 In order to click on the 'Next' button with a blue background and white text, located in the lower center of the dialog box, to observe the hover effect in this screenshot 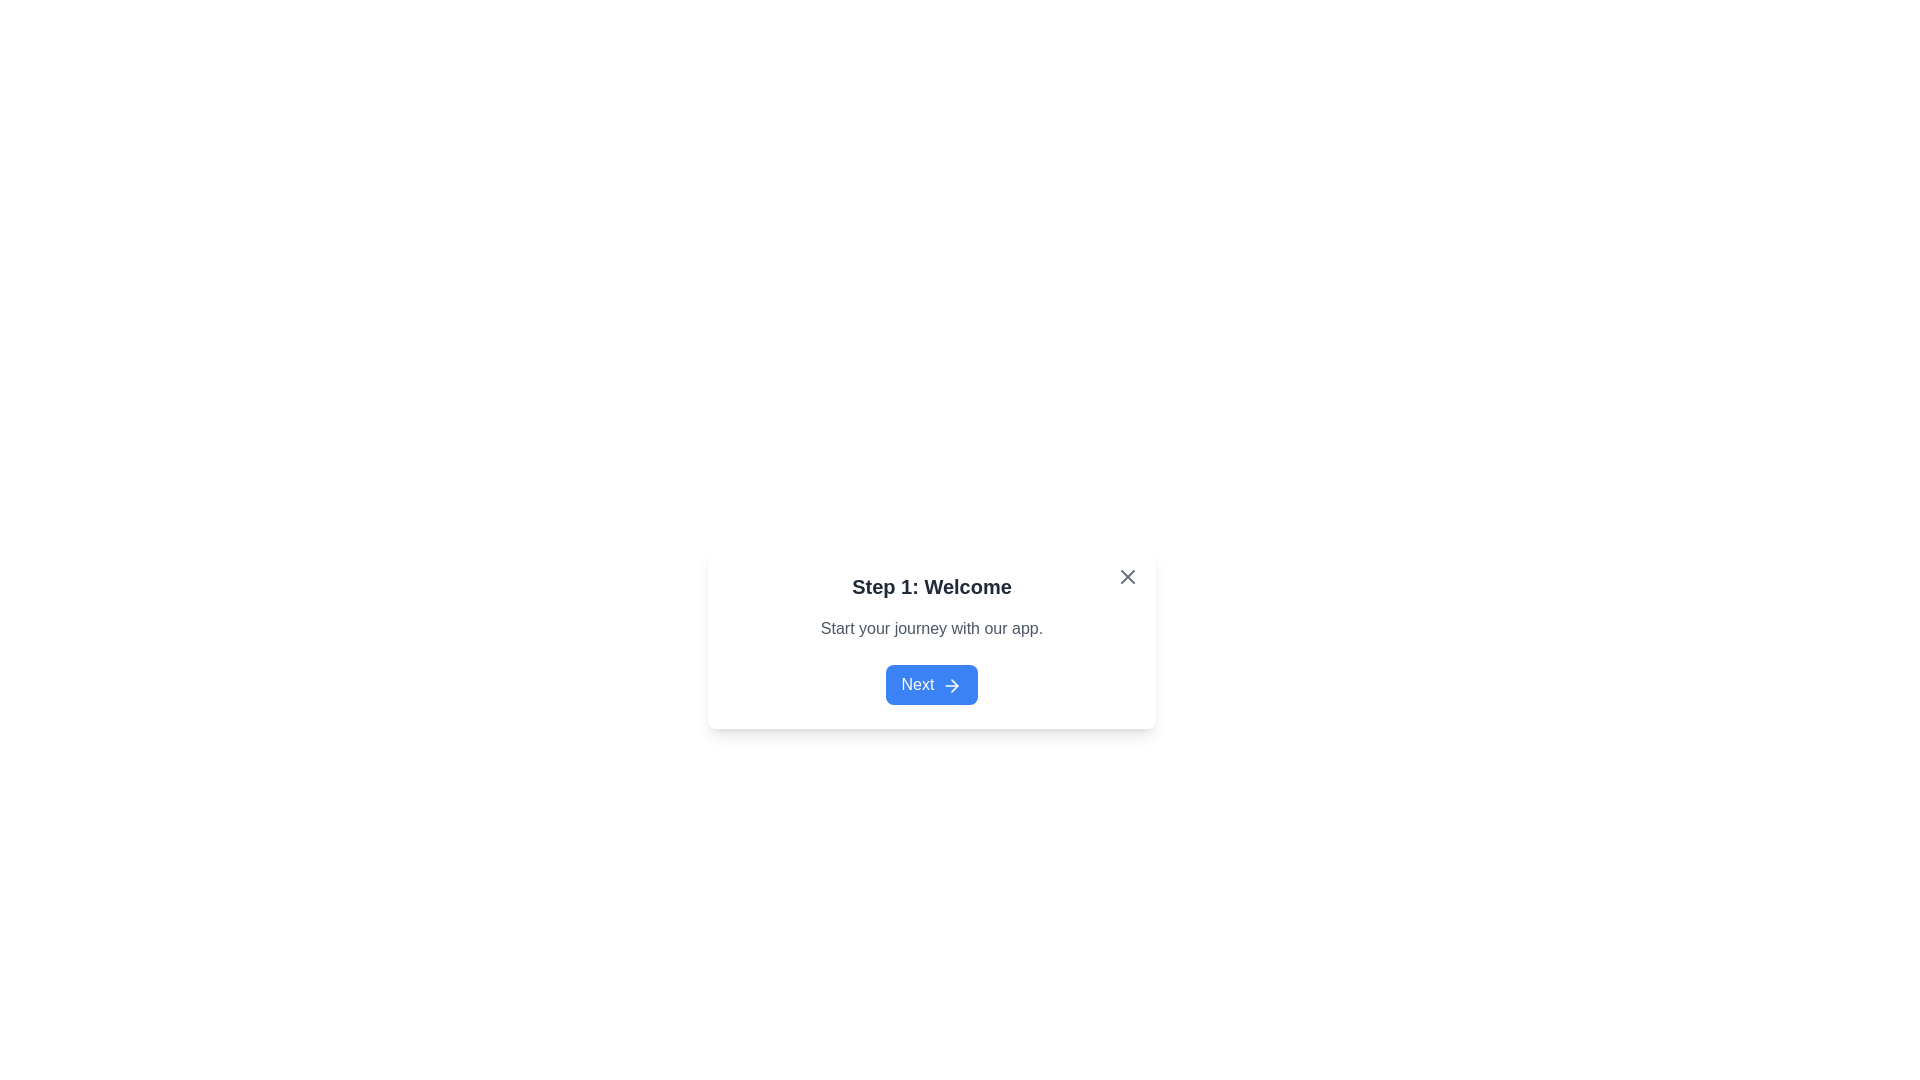, I will do `click(930, 684)`.